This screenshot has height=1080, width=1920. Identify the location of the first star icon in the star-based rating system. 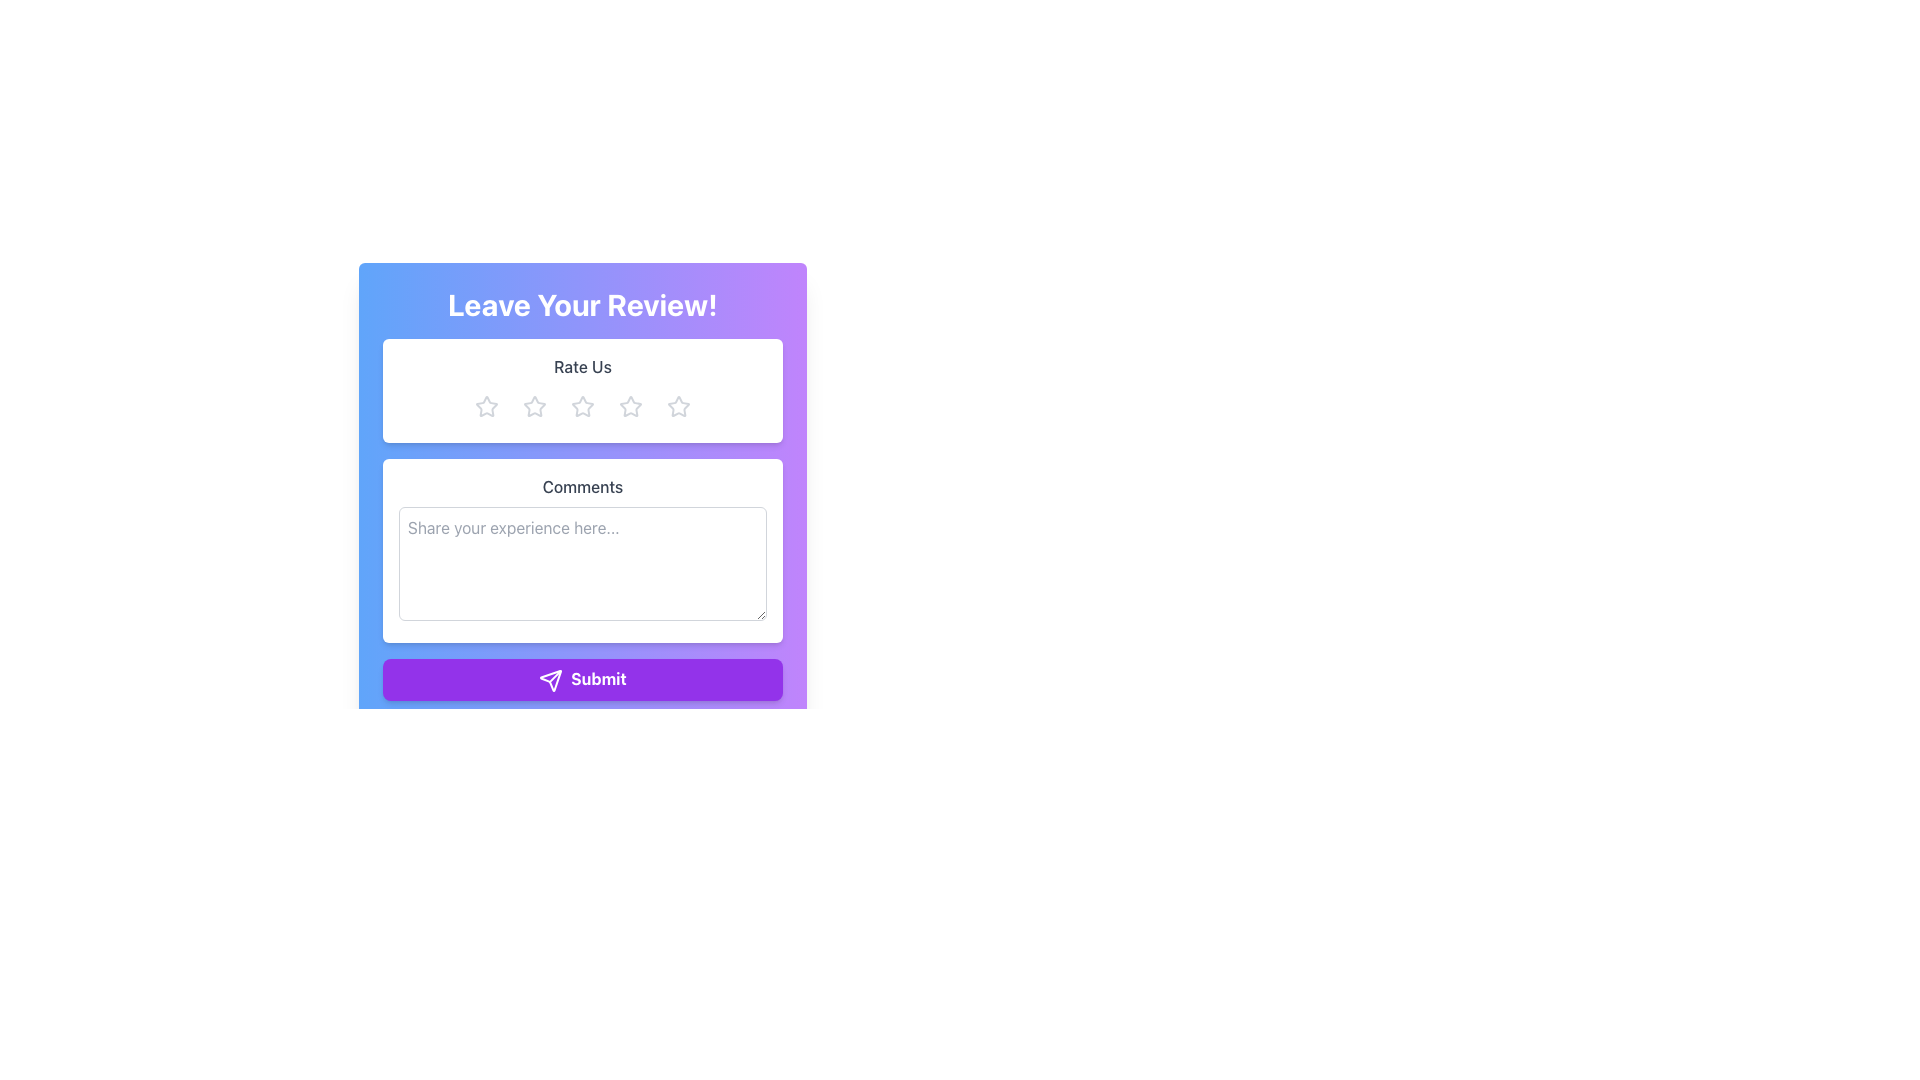
(486, 406).